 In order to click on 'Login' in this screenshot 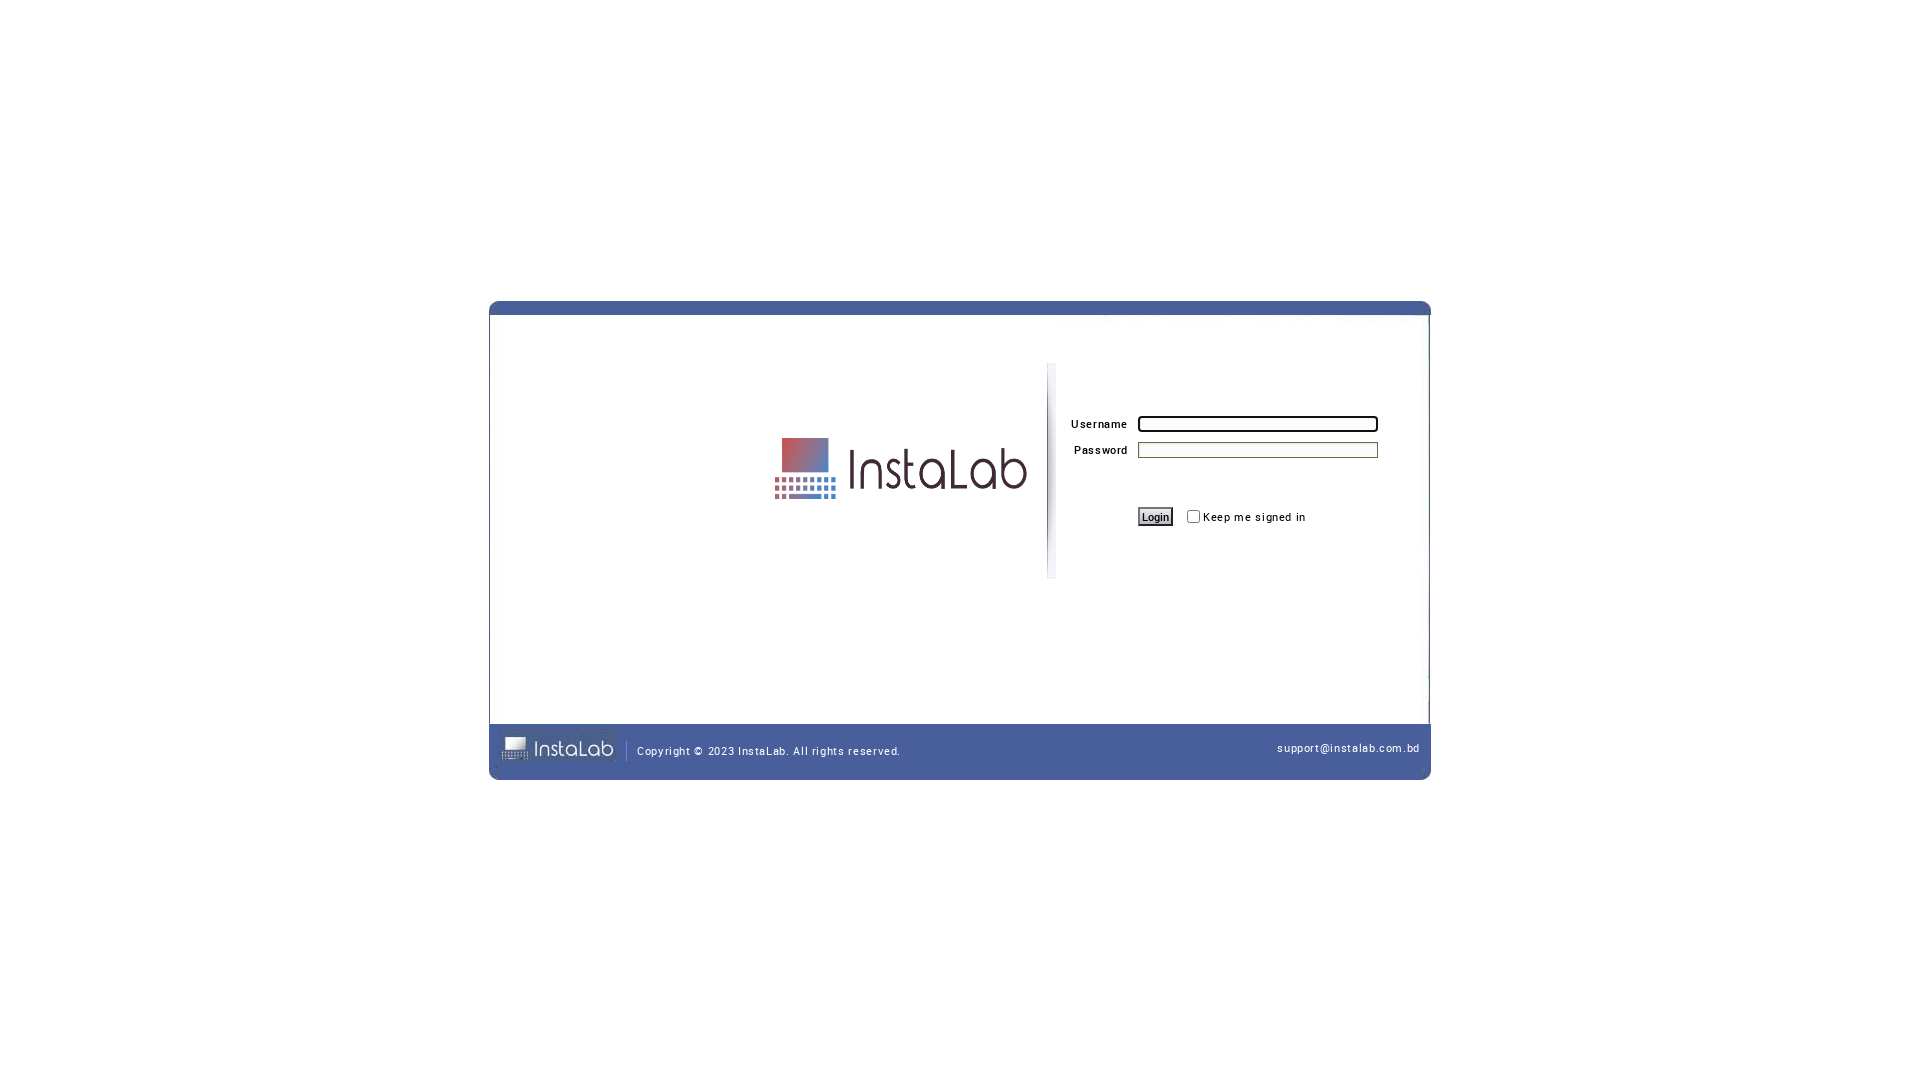, I will do `click(1137, 515)`.